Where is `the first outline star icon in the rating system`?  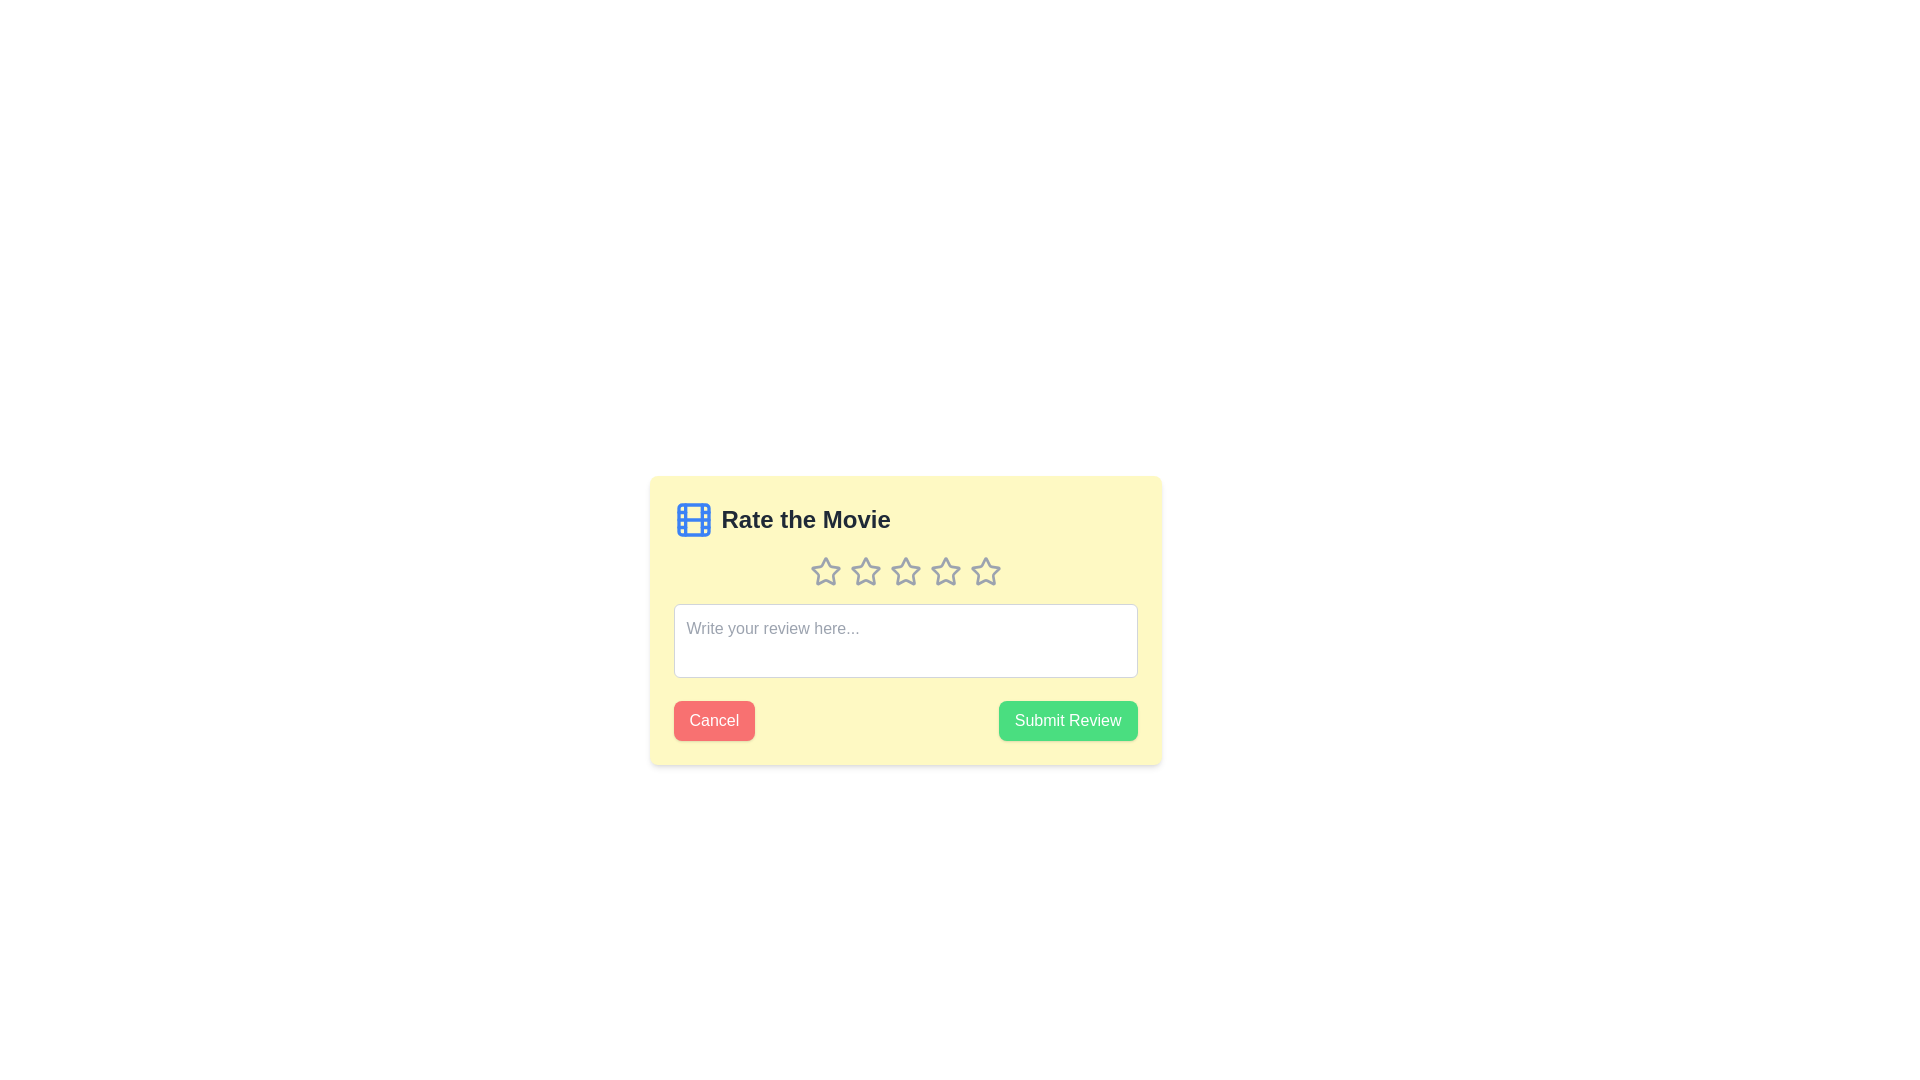 the first outline star icon in the rating system is located at coordinates (825, 571).